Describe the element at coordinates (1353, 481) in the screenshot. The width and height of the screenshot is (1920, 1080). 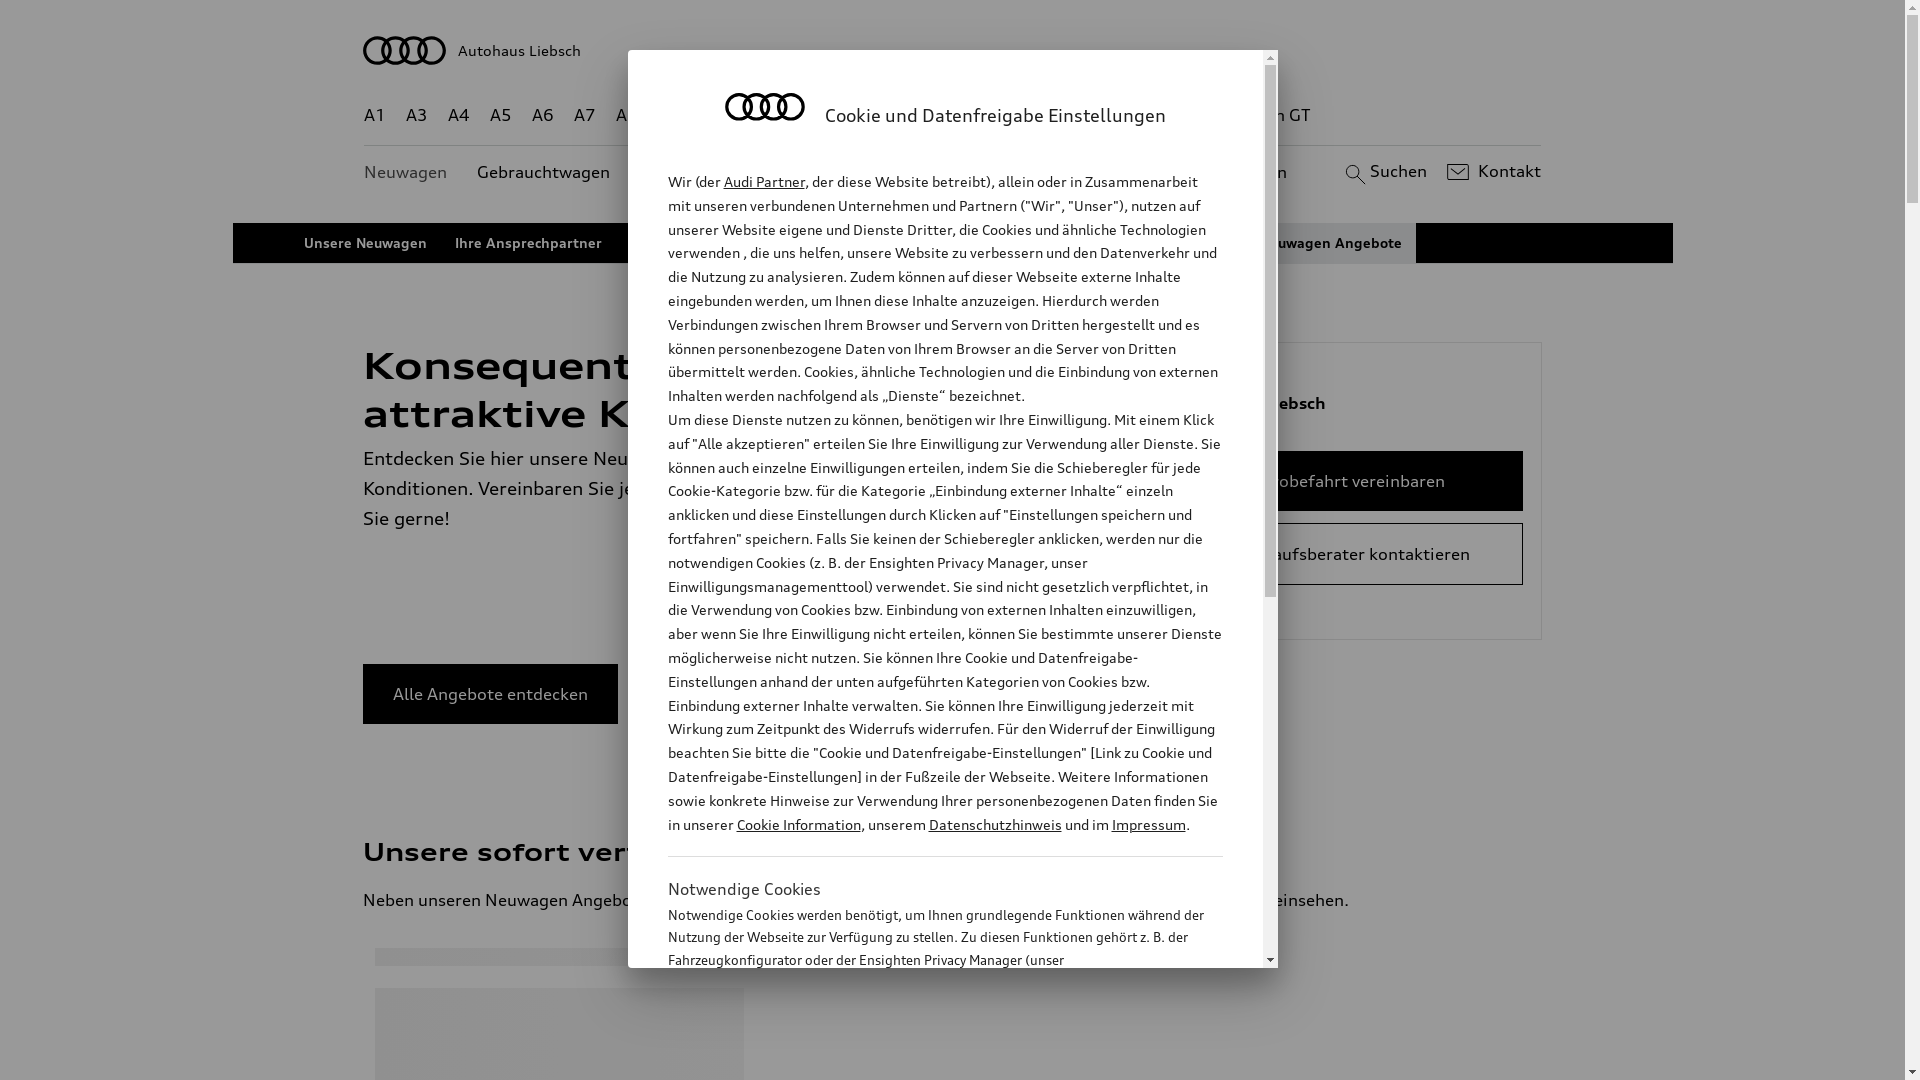
I see `'Probefahrt vereinbaren'` at that location.